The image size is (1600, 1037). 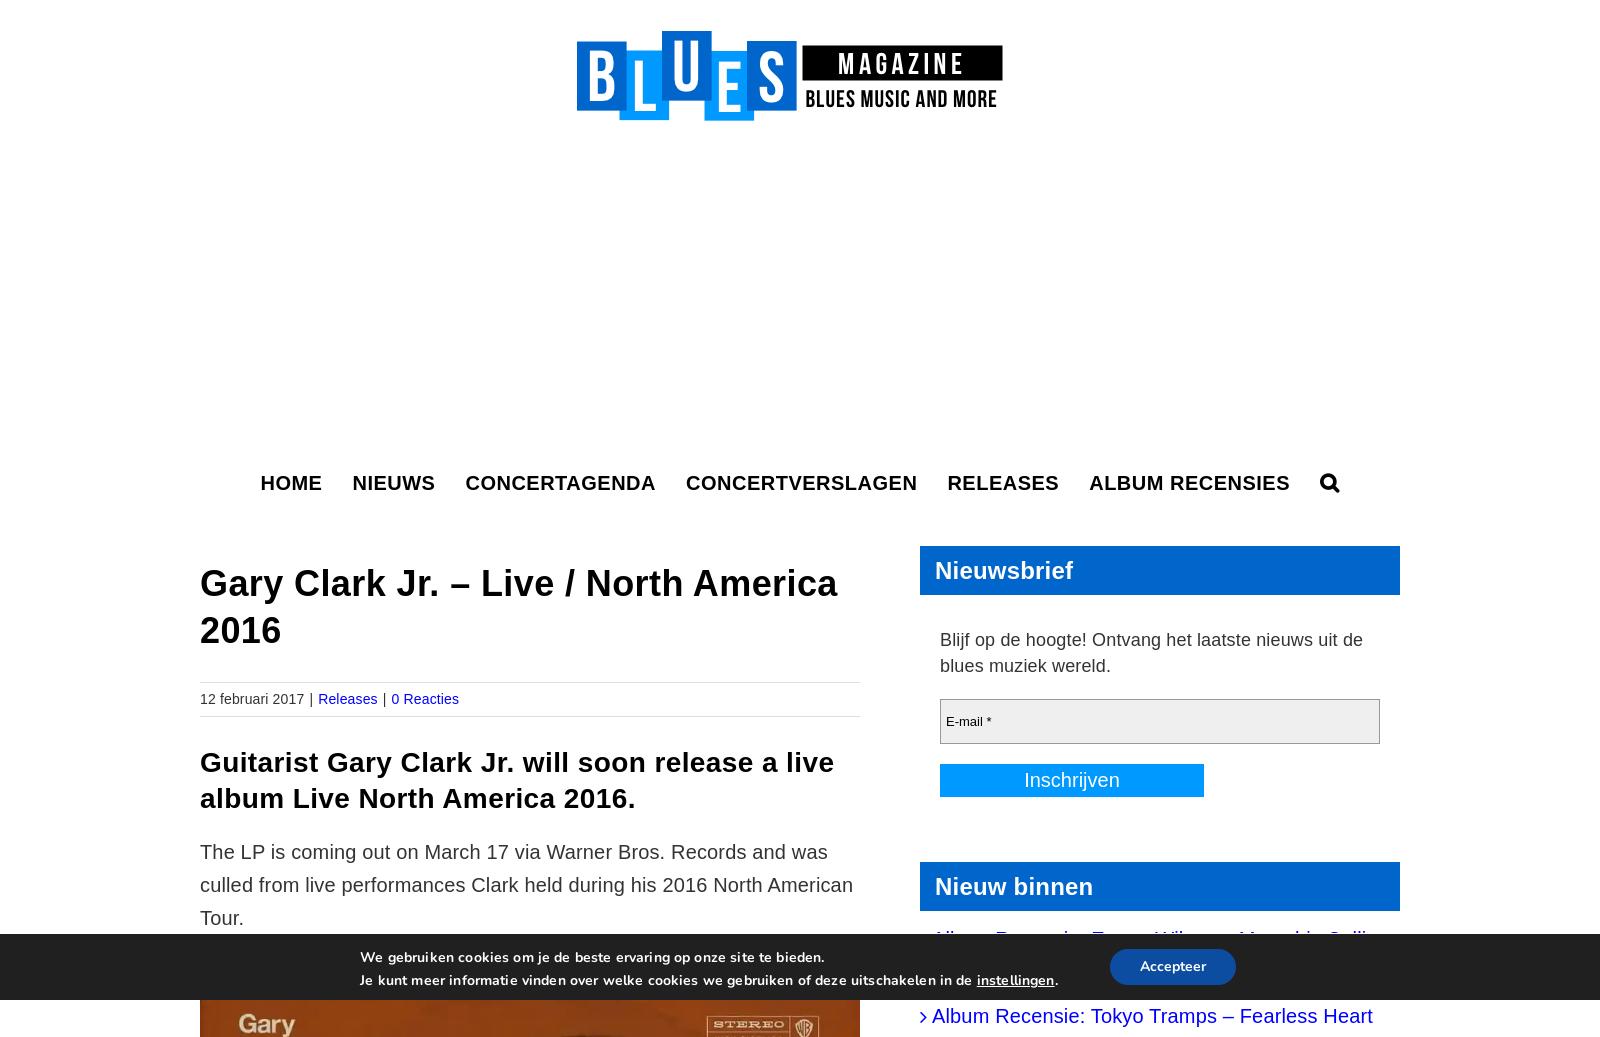 What do you see at coordinates (423, 698) in the screenshot?
I see `'0 Reacties'` at bounding box center [423, 698].